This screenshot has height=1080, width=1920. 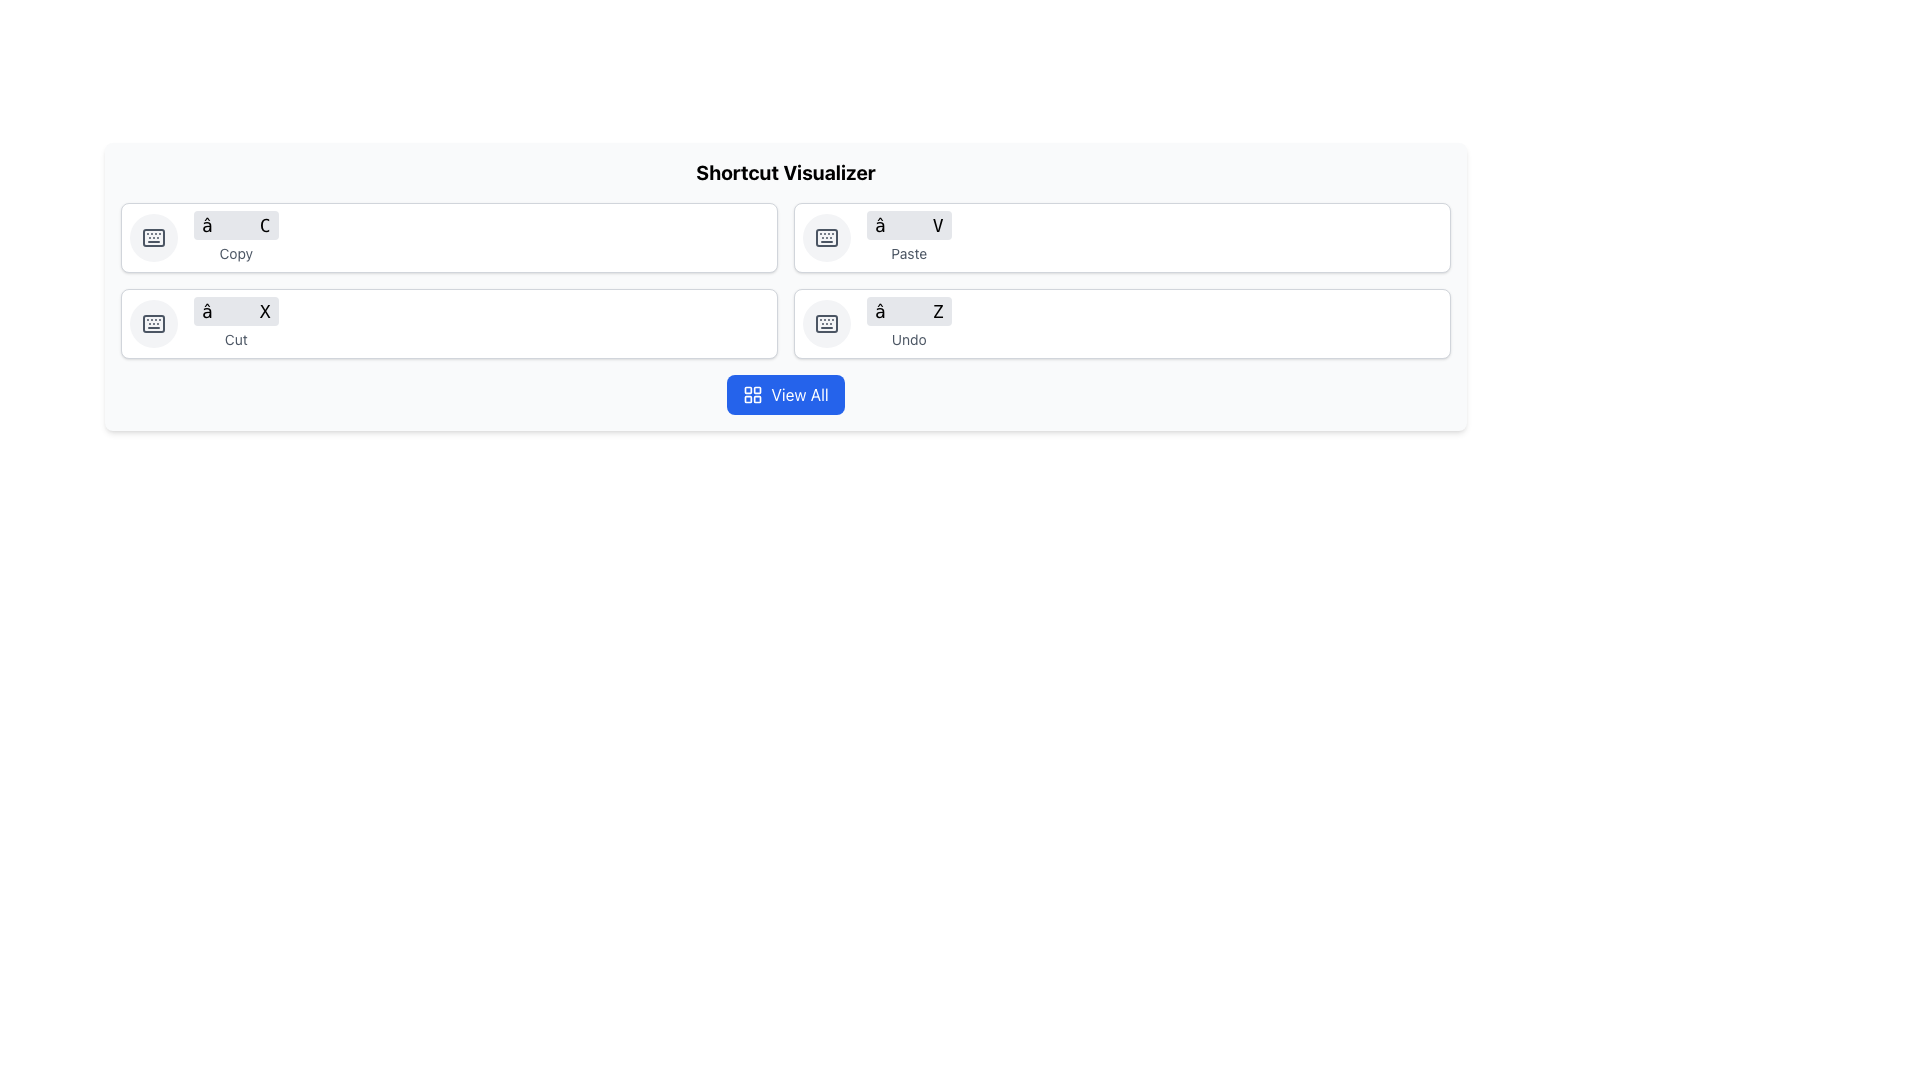 What do you see at coordinates (826, 237) in the screenshot?
I see `the background rectangle of the keyboard SVG icon, which serves as the visual representation of the keyboard's aesthetic` at bounding box center [826, 237].